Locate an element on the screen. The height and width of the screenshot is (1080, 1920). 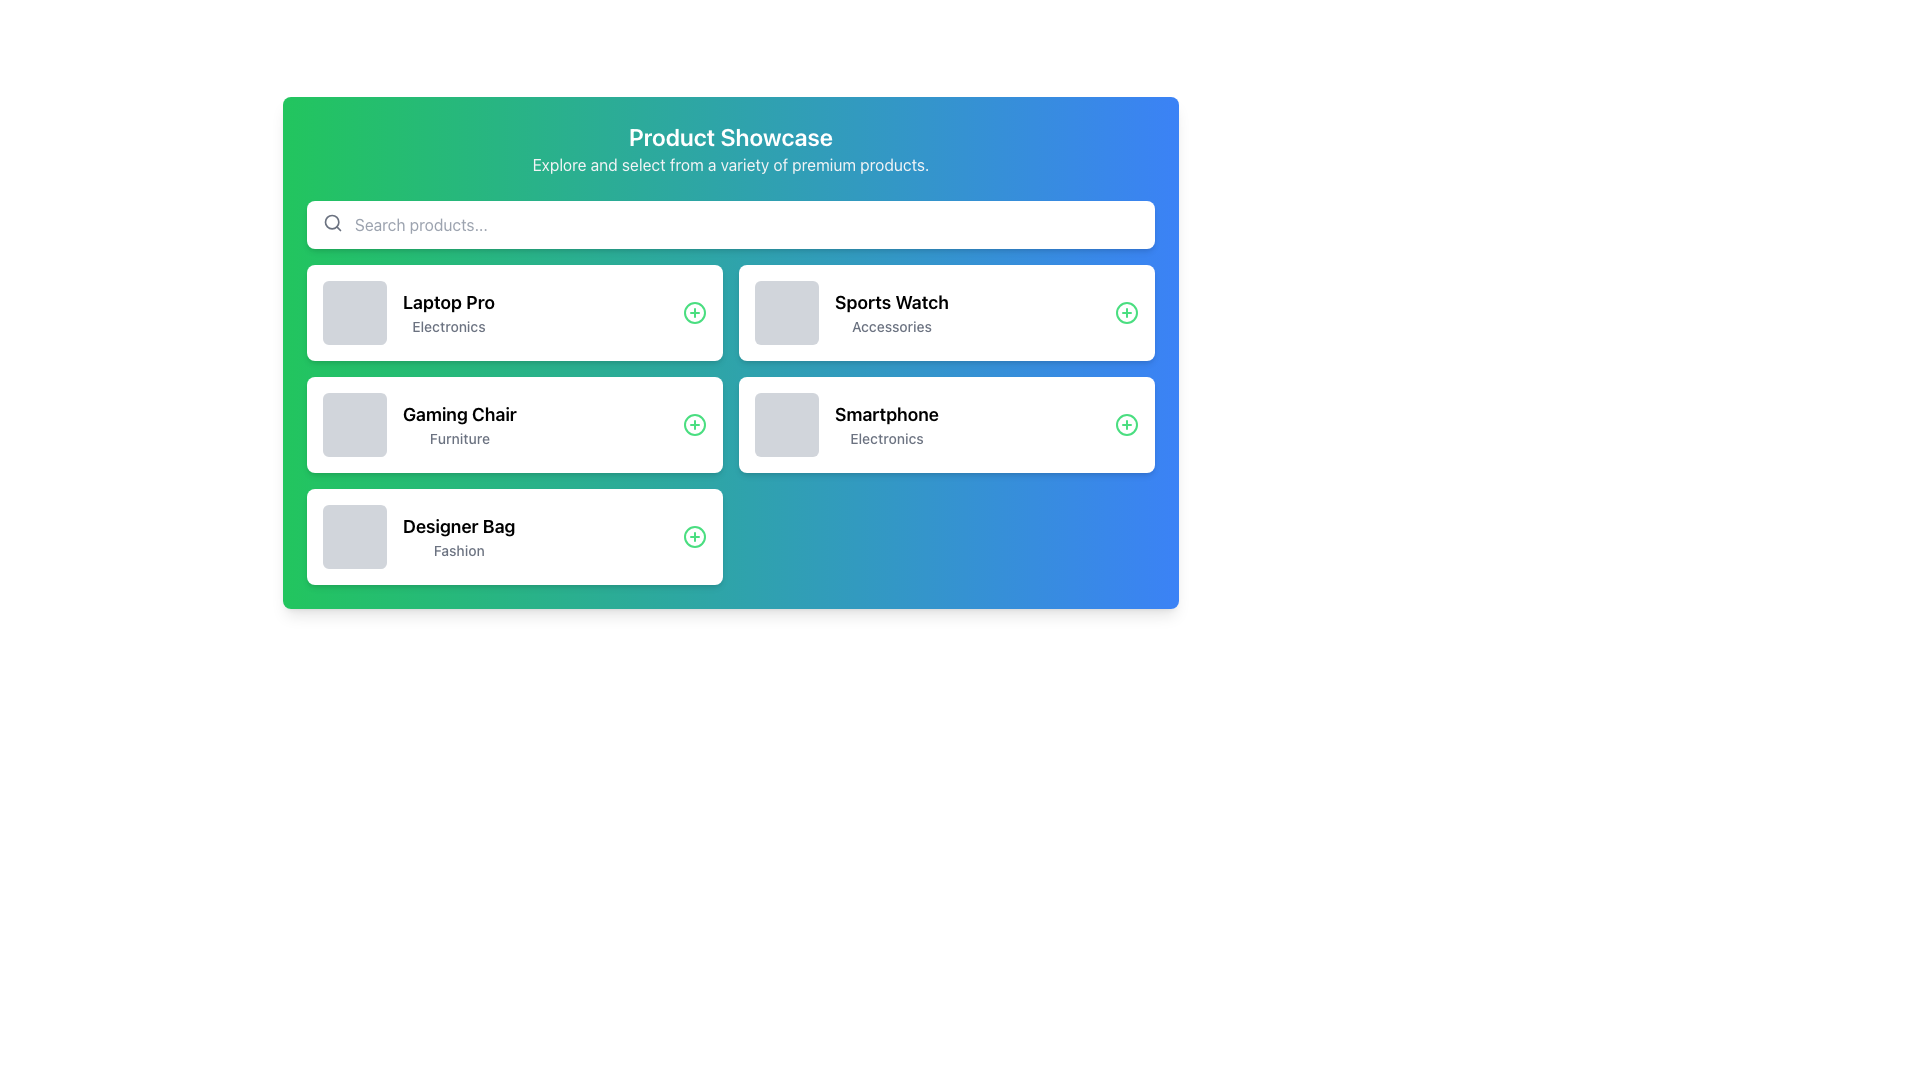
the green circular outline component of the plus icon located in the bottom-right corner of the second card under the 'Gaming Chair' title is located at coordinates (695, 423).